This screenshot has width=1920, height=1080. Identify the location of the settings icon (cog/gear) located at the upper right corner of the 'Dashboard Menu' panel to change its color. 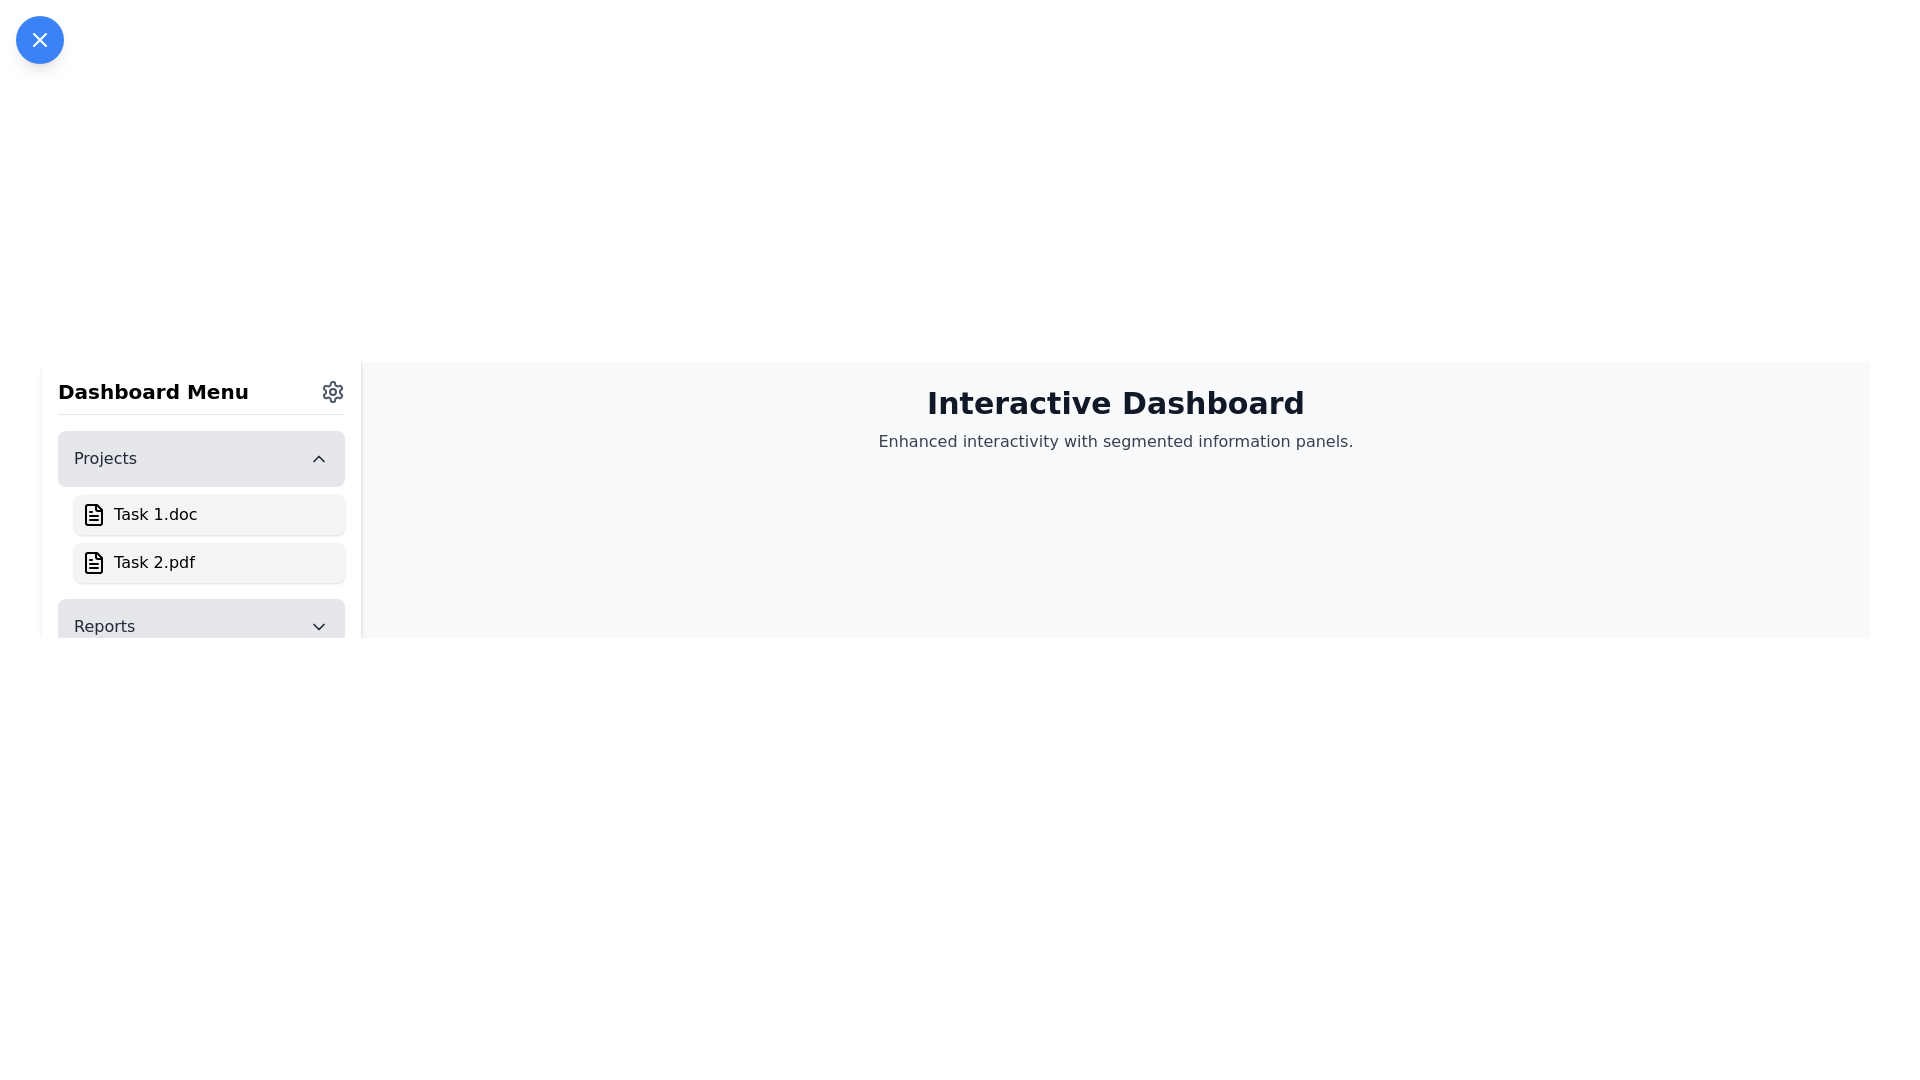
(332, 392).